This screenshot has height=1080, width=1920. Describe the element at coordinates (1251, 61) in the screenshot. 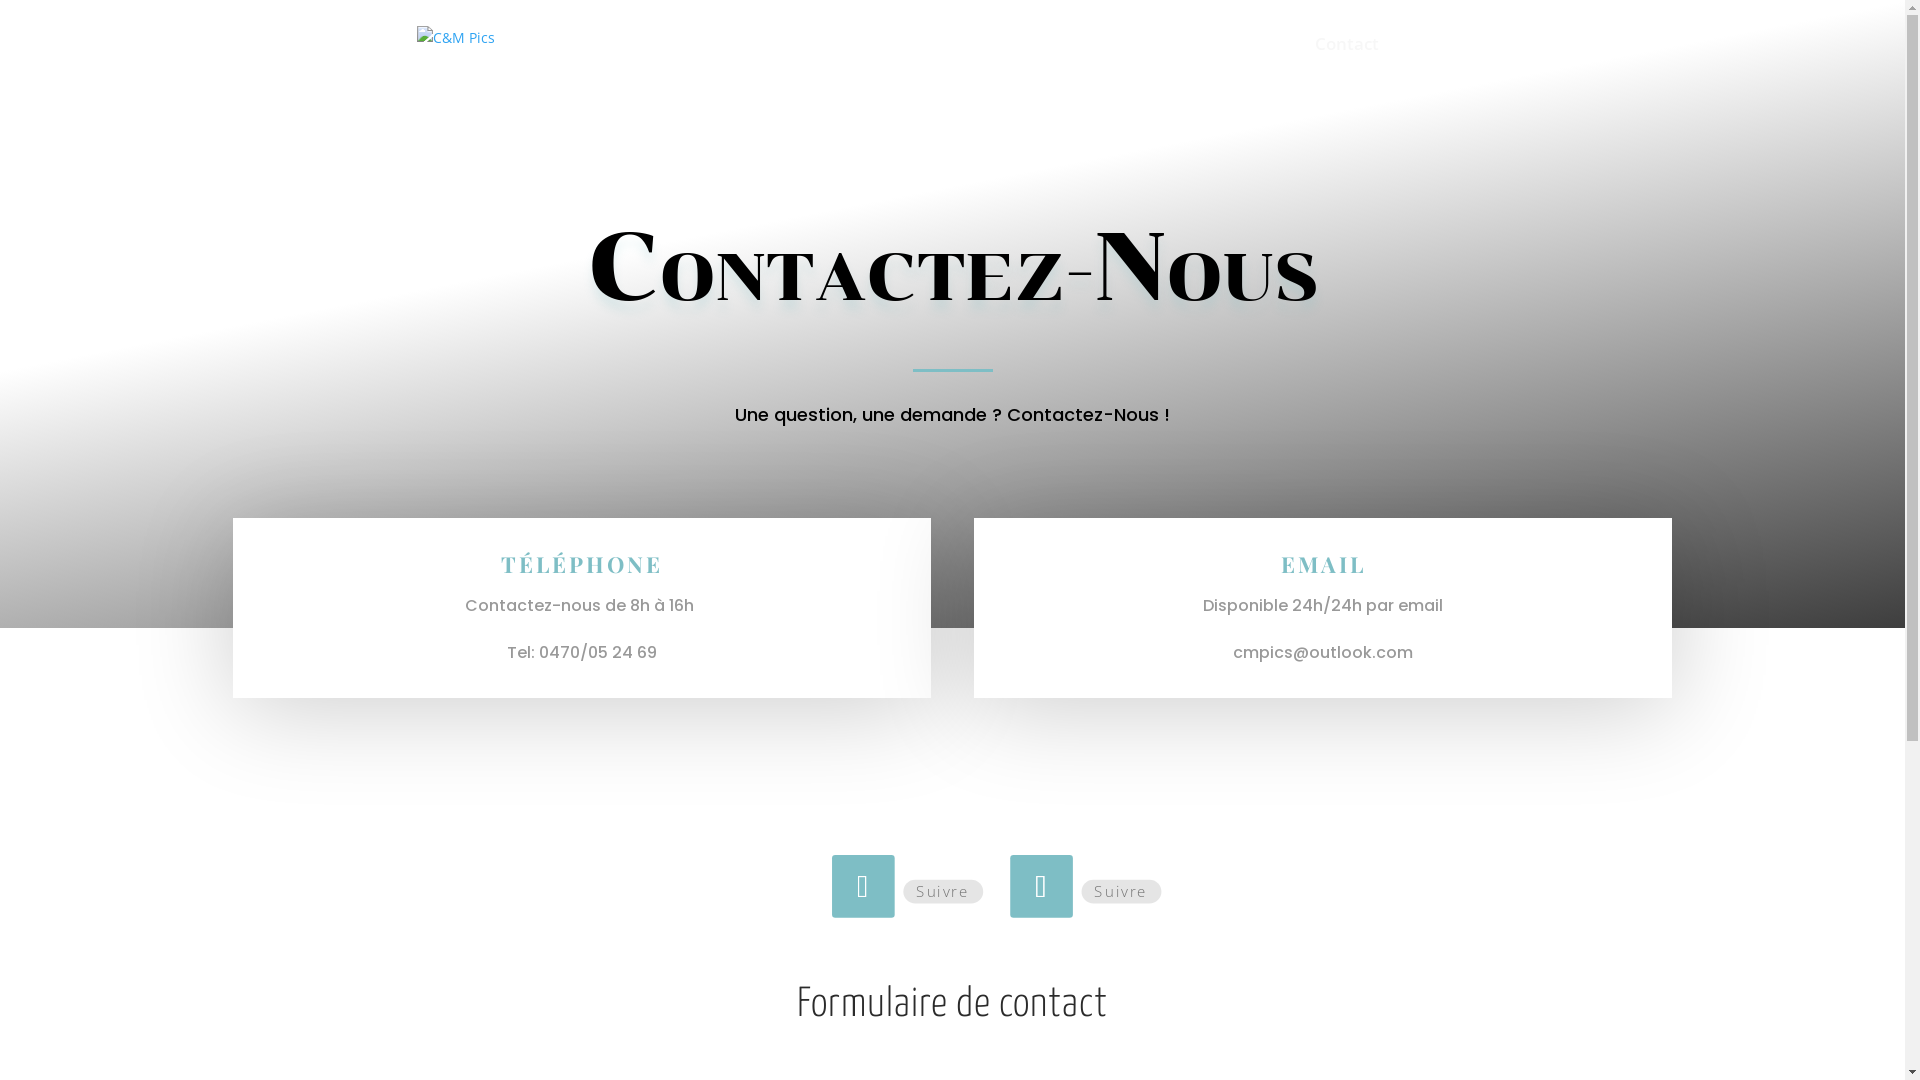

I see `'Portfolio'` at that location.